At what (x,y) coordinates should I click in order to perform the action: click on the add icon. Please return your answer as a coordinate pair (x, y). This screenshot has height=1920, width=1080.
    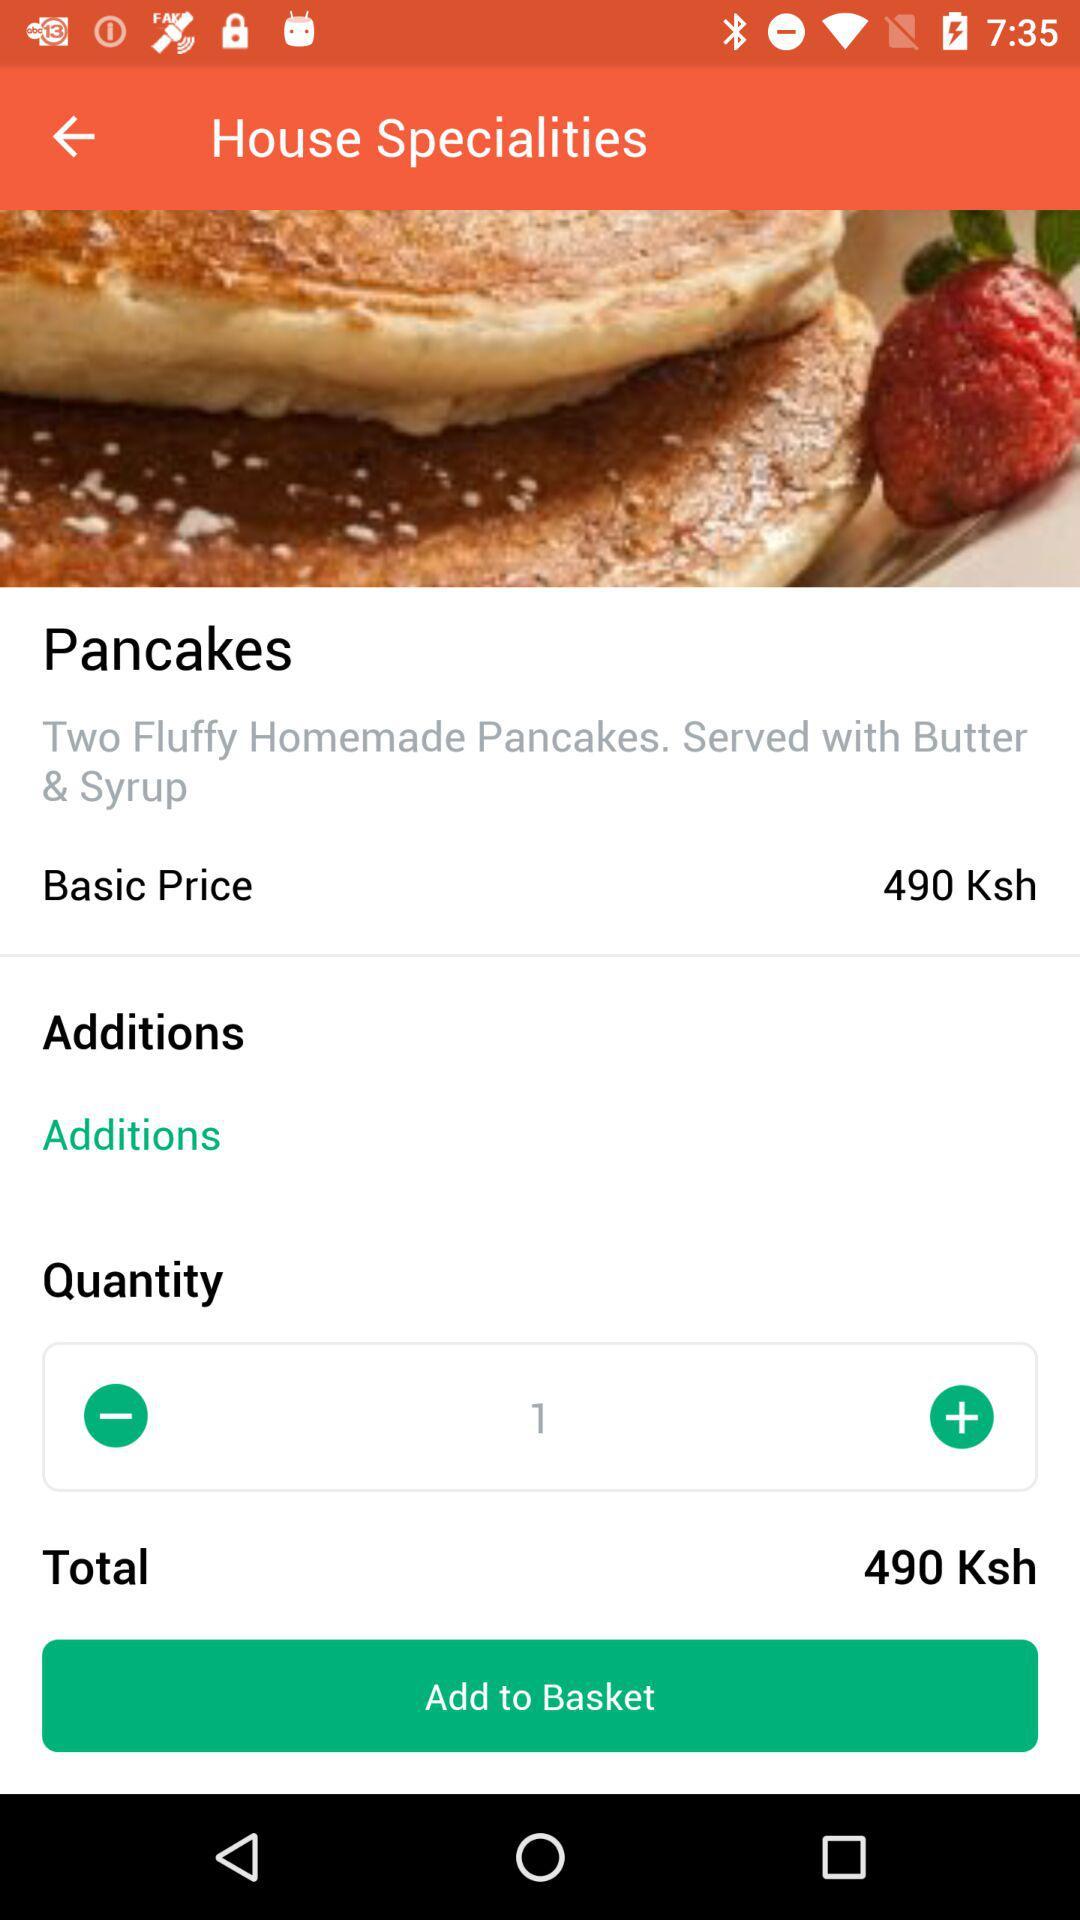
    Looking at the image, I should click on (962, 1415).